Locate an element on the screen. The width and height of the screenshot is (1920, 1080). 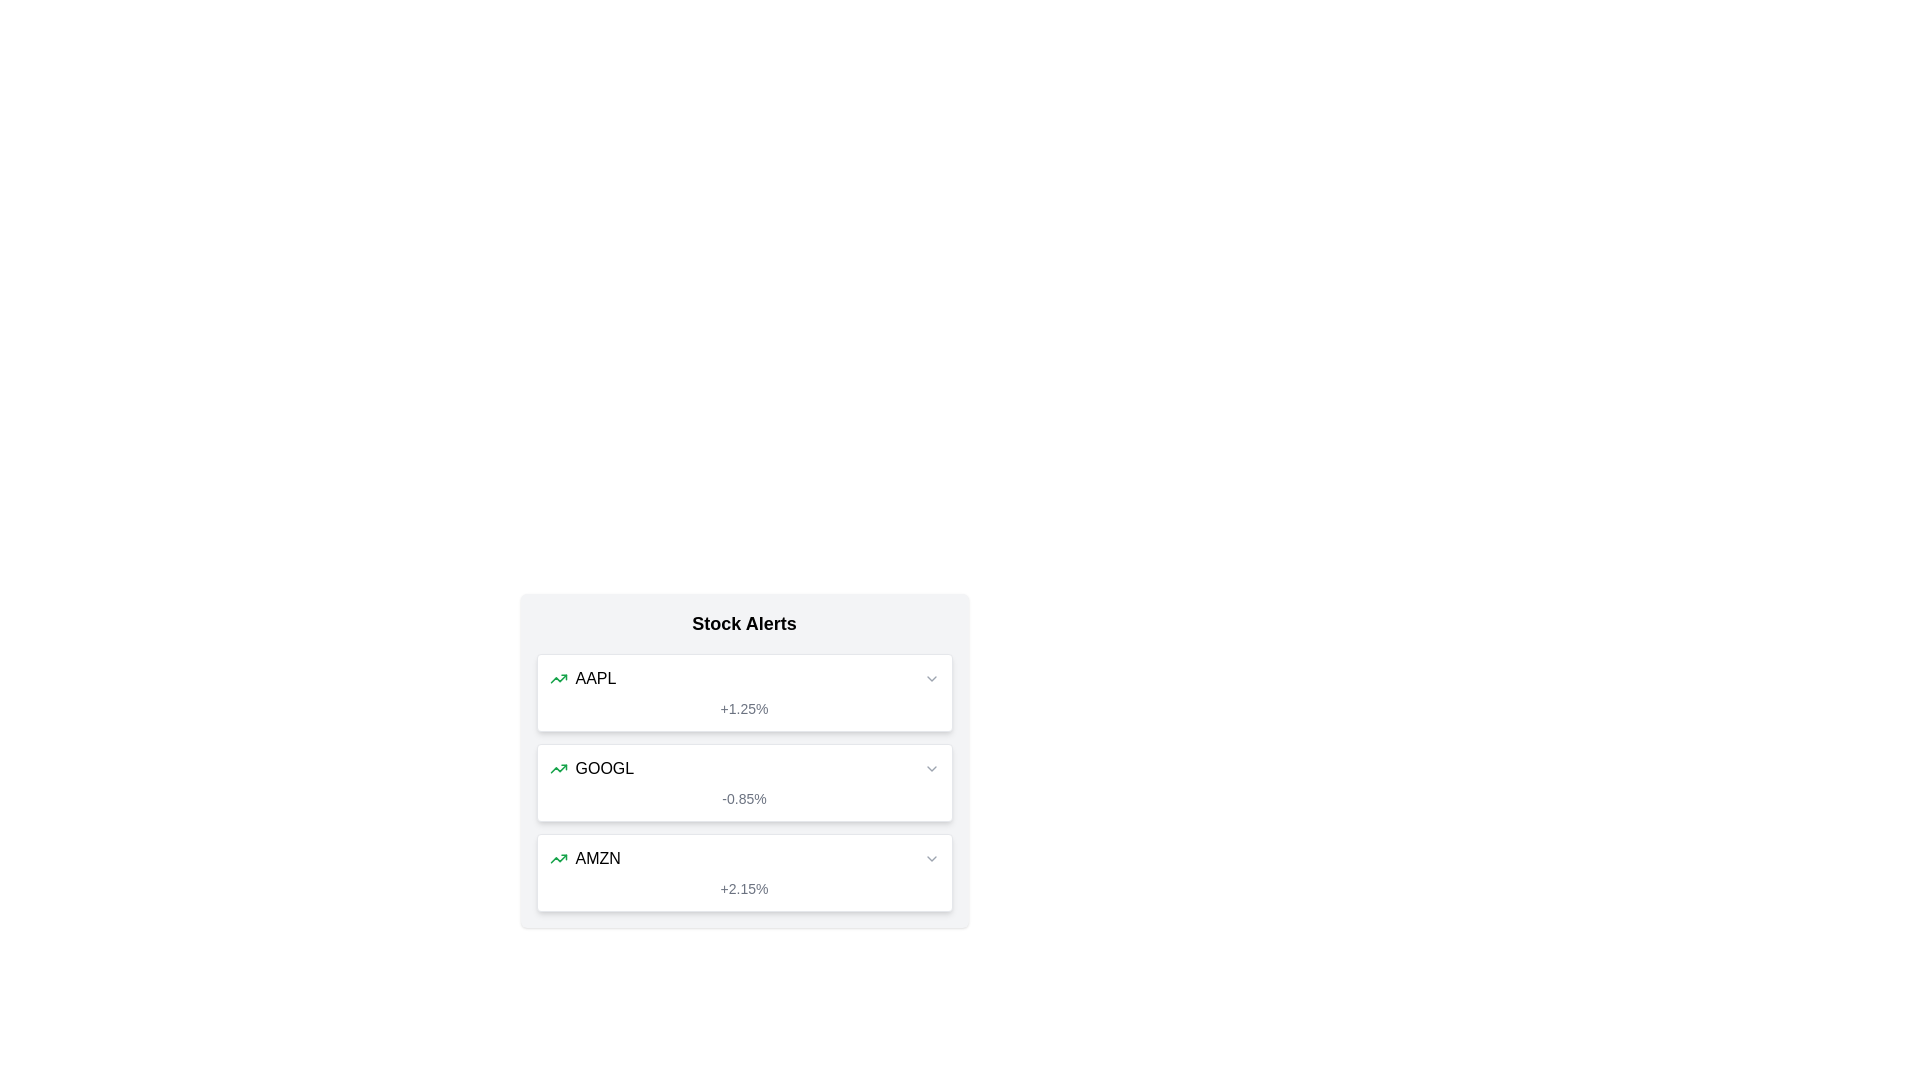
the stock information card for 'GOOGL' is located at coordinates (743, 760).